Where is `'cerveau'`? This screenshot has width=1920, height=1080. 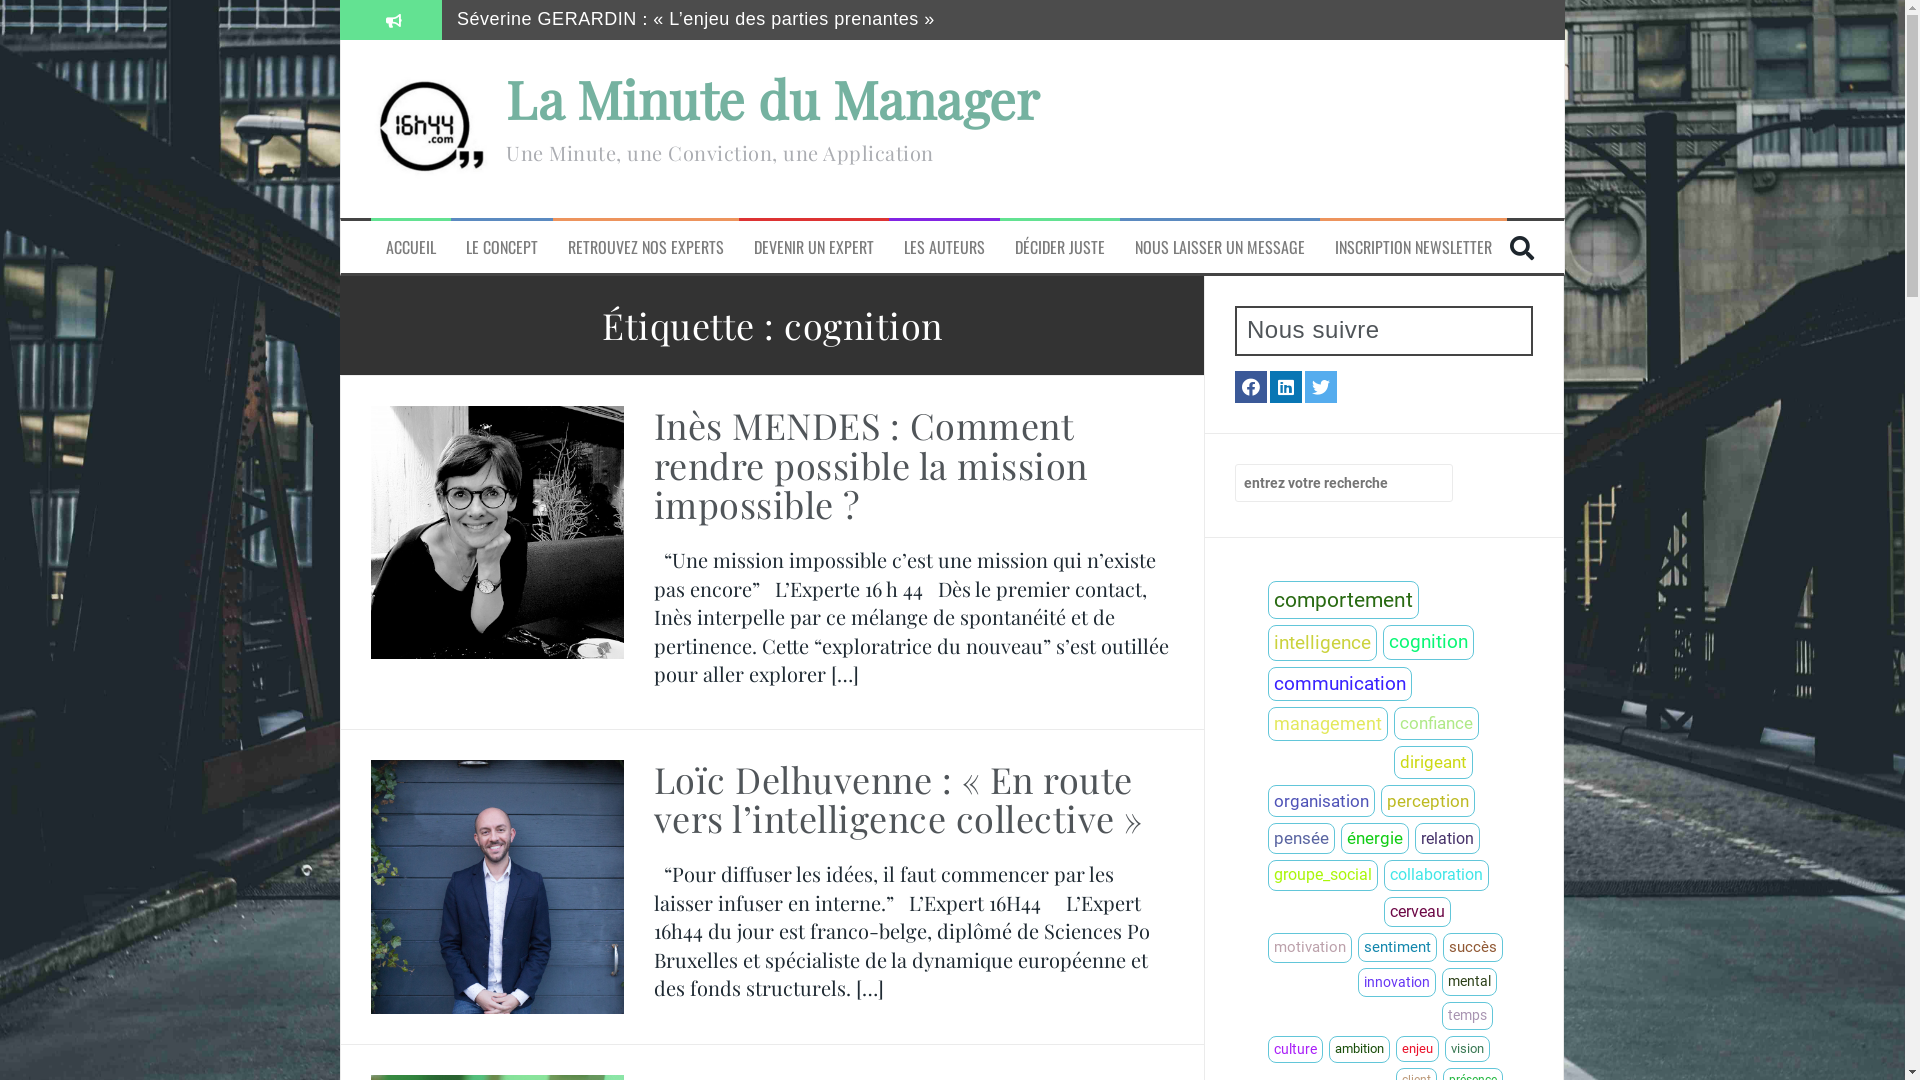 'cerveau' is located at coordinates (1416, 911).